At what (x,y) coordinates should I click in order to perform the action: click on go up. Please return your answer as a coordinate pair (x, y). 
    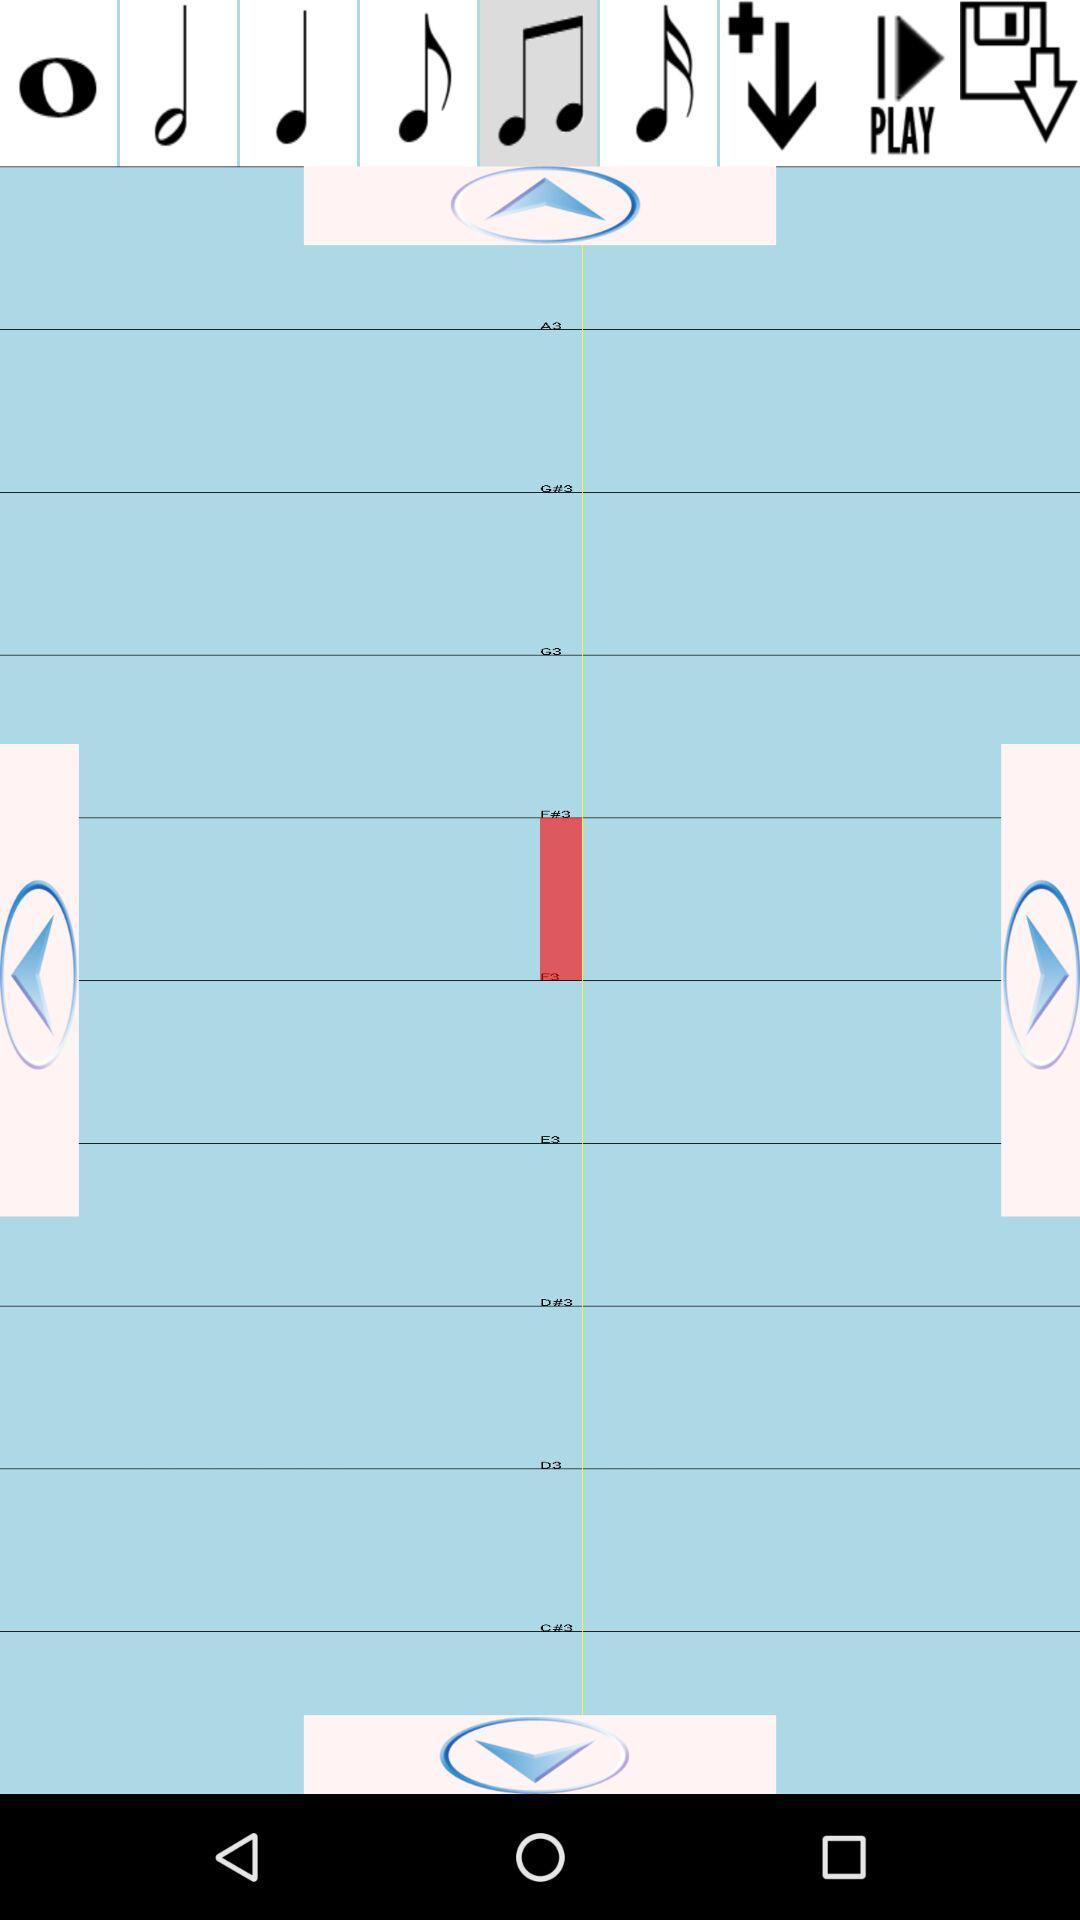
    Looking at the image, I should click on (540, 205).